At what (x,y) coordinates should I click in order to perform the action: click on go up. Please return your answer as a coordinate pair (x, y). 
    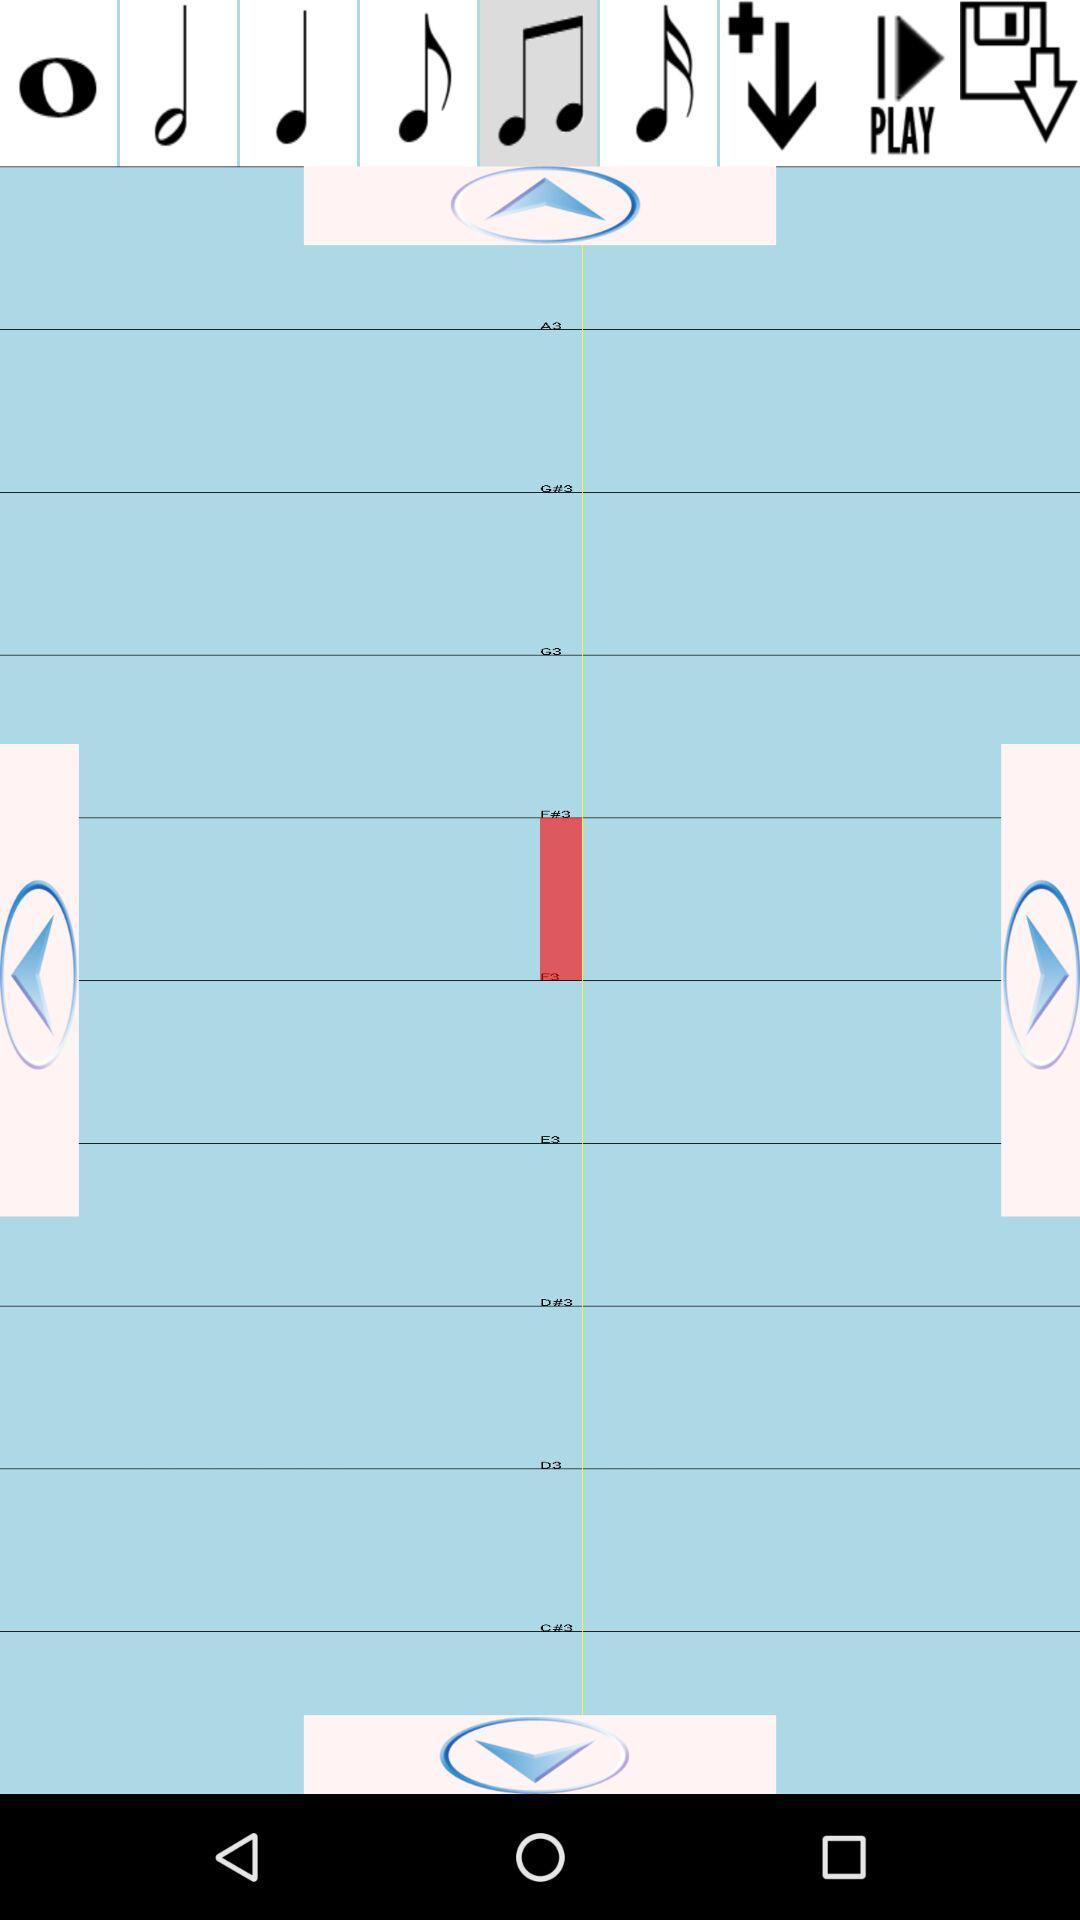
    Looking at the image, I should click on (540, 205).